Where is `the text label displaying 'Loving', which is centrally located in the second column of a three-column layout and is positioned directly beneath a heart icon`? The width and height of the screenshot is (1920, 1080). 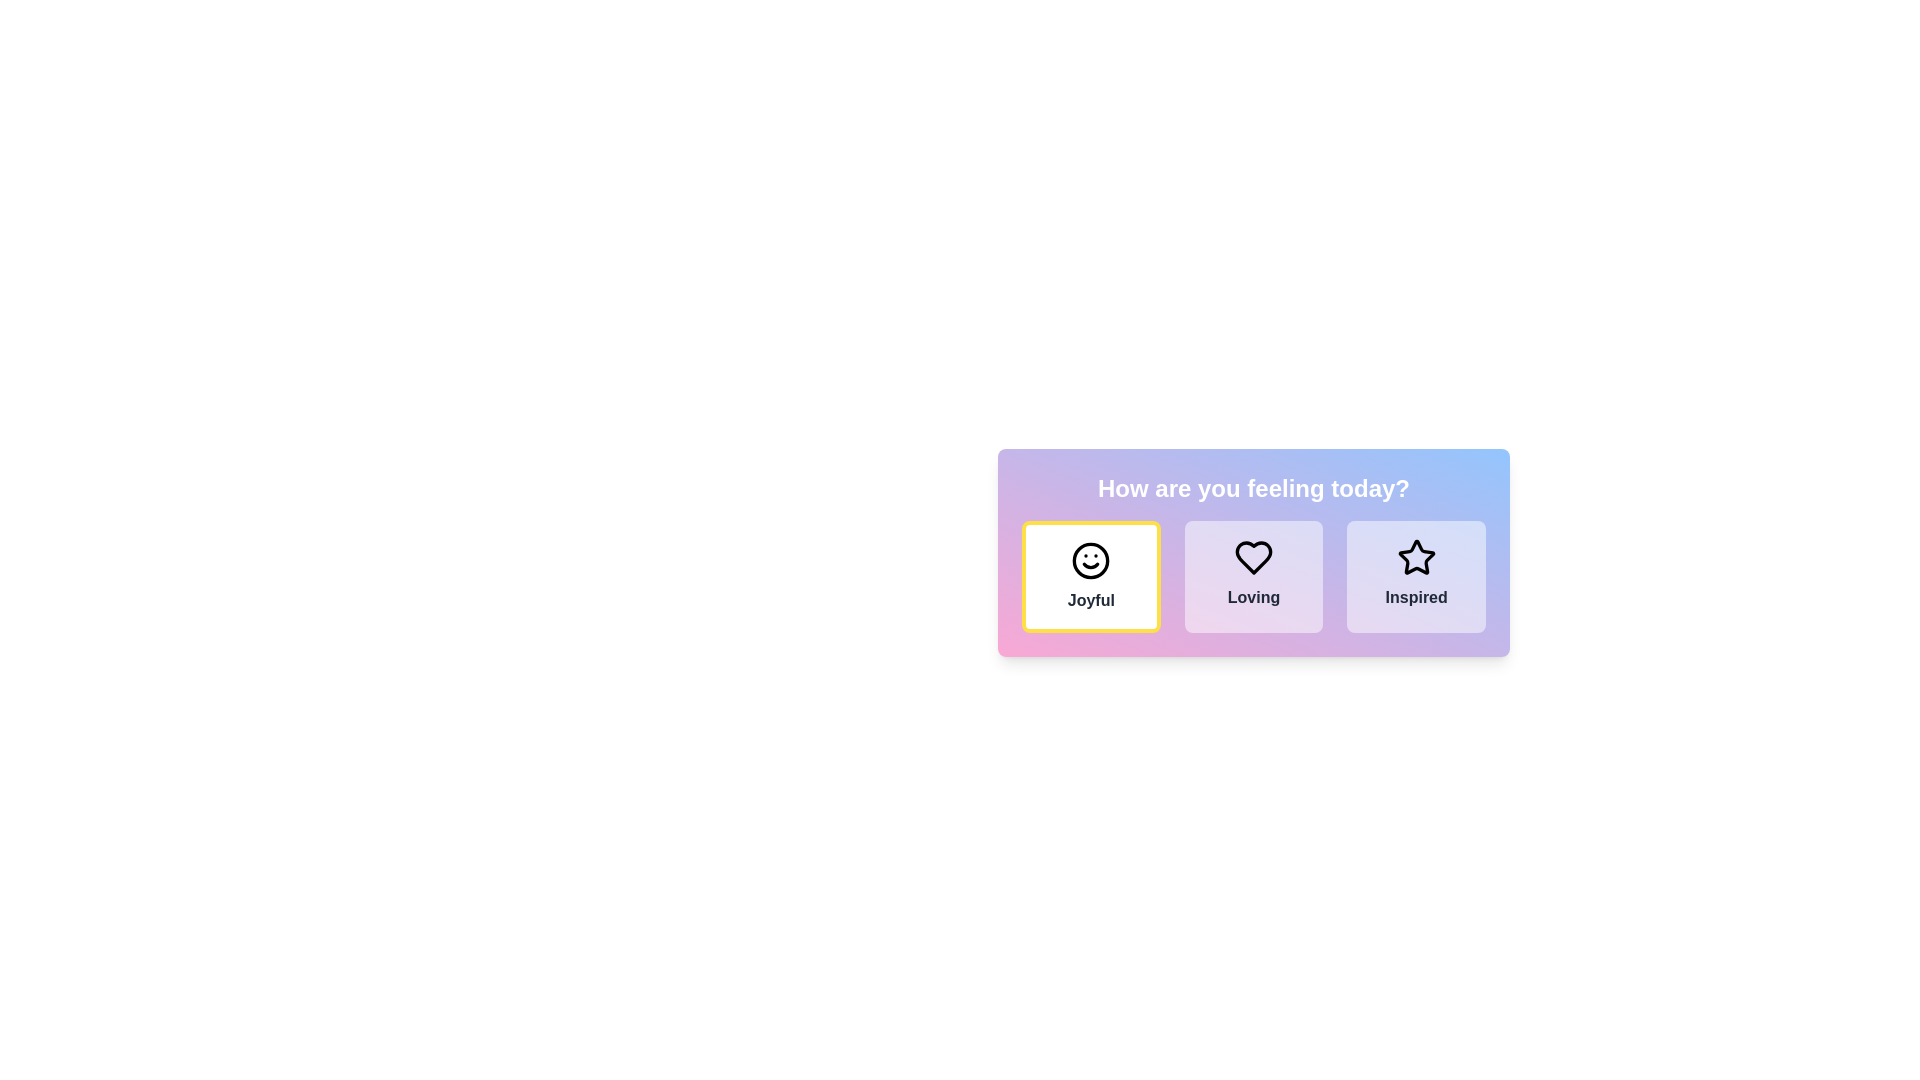
the text label displaying 'Loving', which is centrally located in the second column of a three-column layout and is positioned directly beneath a heart icon is located at coordinates (1252, 596).